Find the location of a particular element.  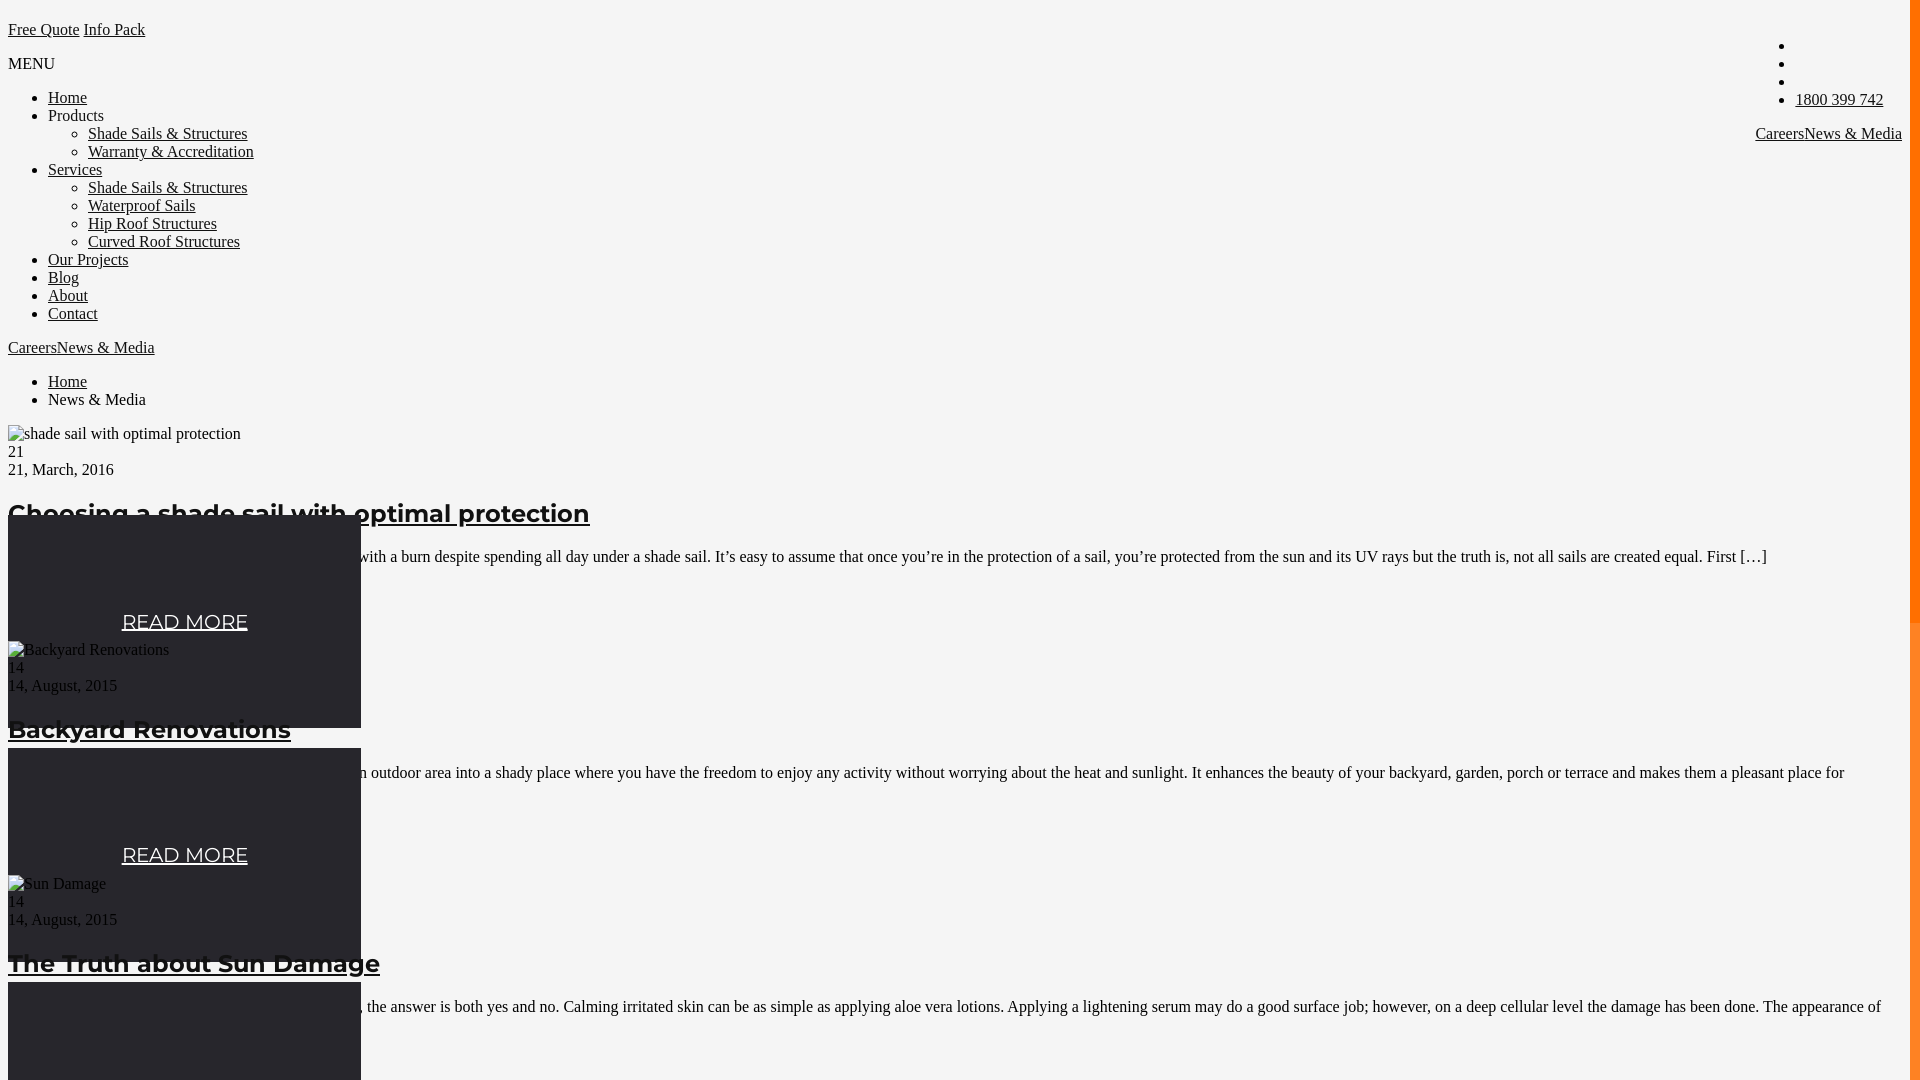

'Shade Sails & Structures' is located at coordinates (86, 133).